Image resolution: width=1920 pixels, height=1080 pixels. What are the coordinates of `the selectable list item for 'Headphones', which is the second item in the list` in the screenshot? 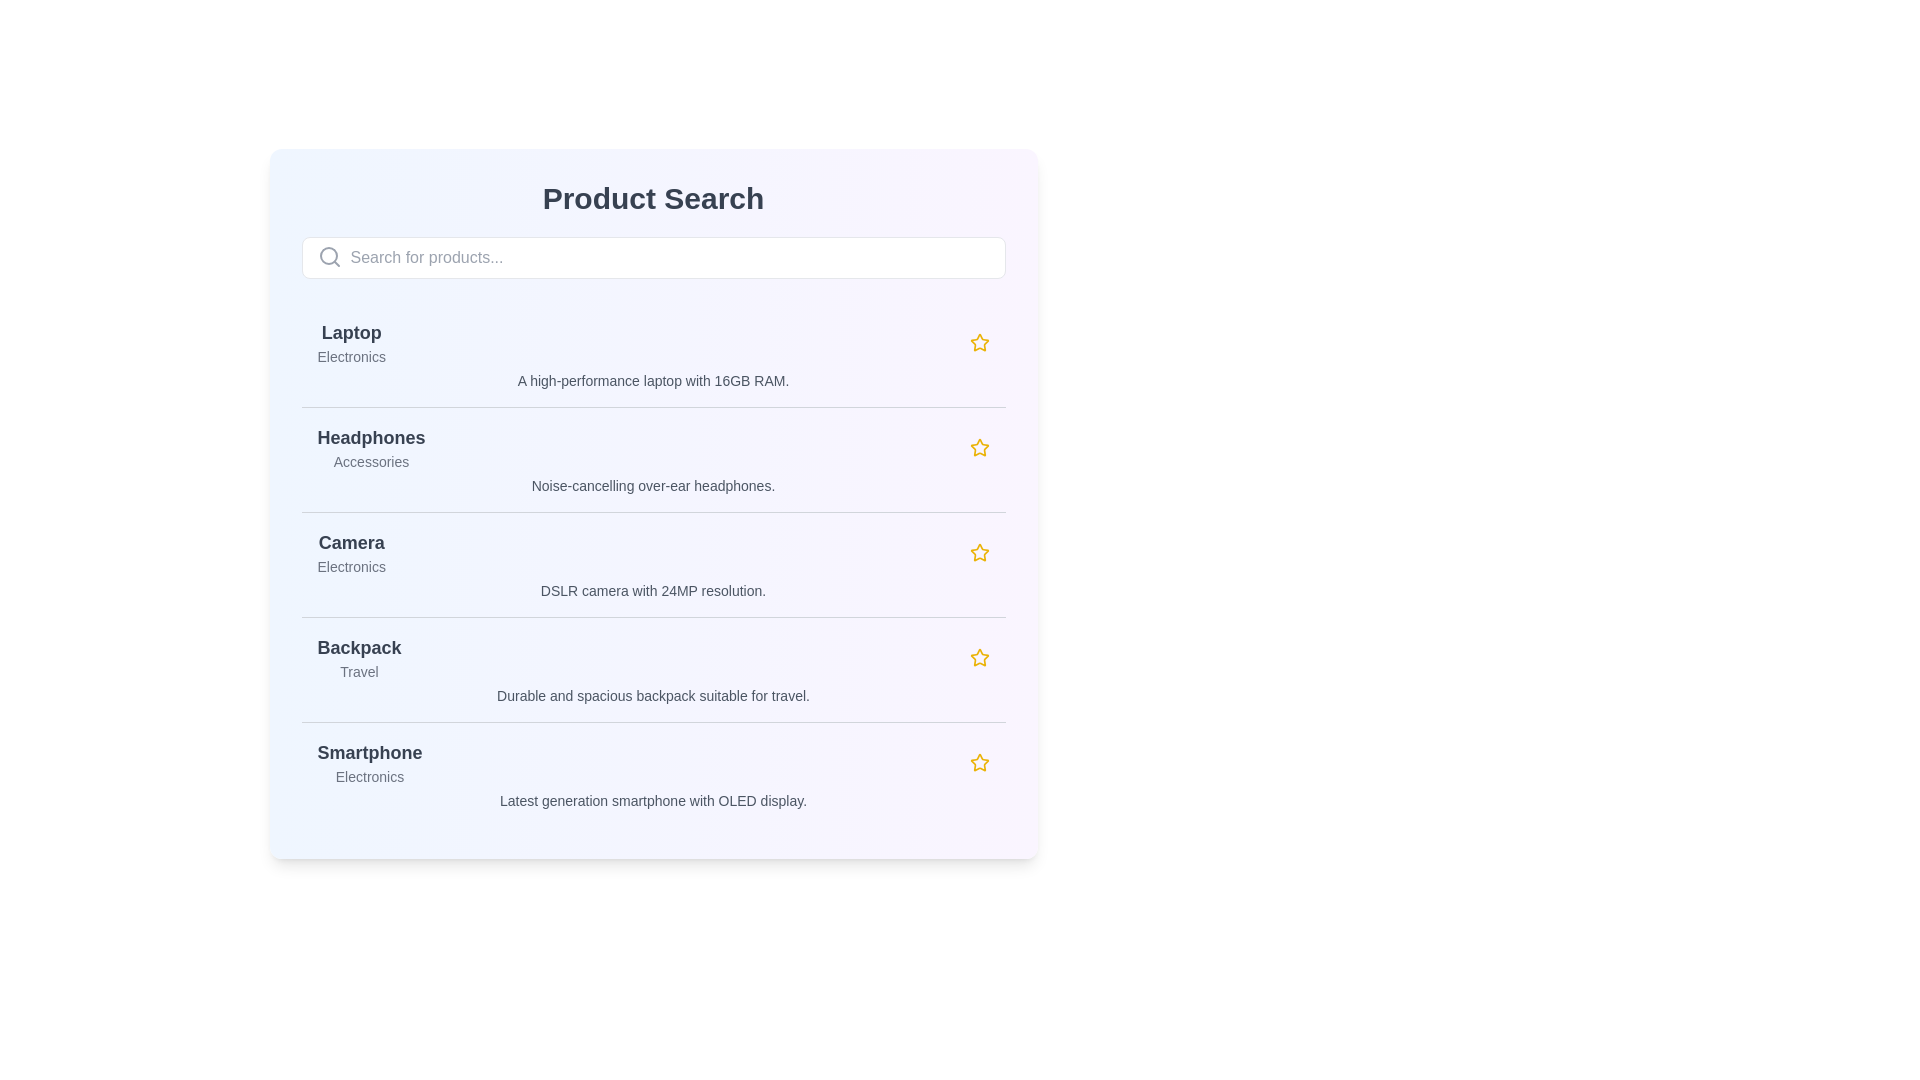 It's located at (653, 459).